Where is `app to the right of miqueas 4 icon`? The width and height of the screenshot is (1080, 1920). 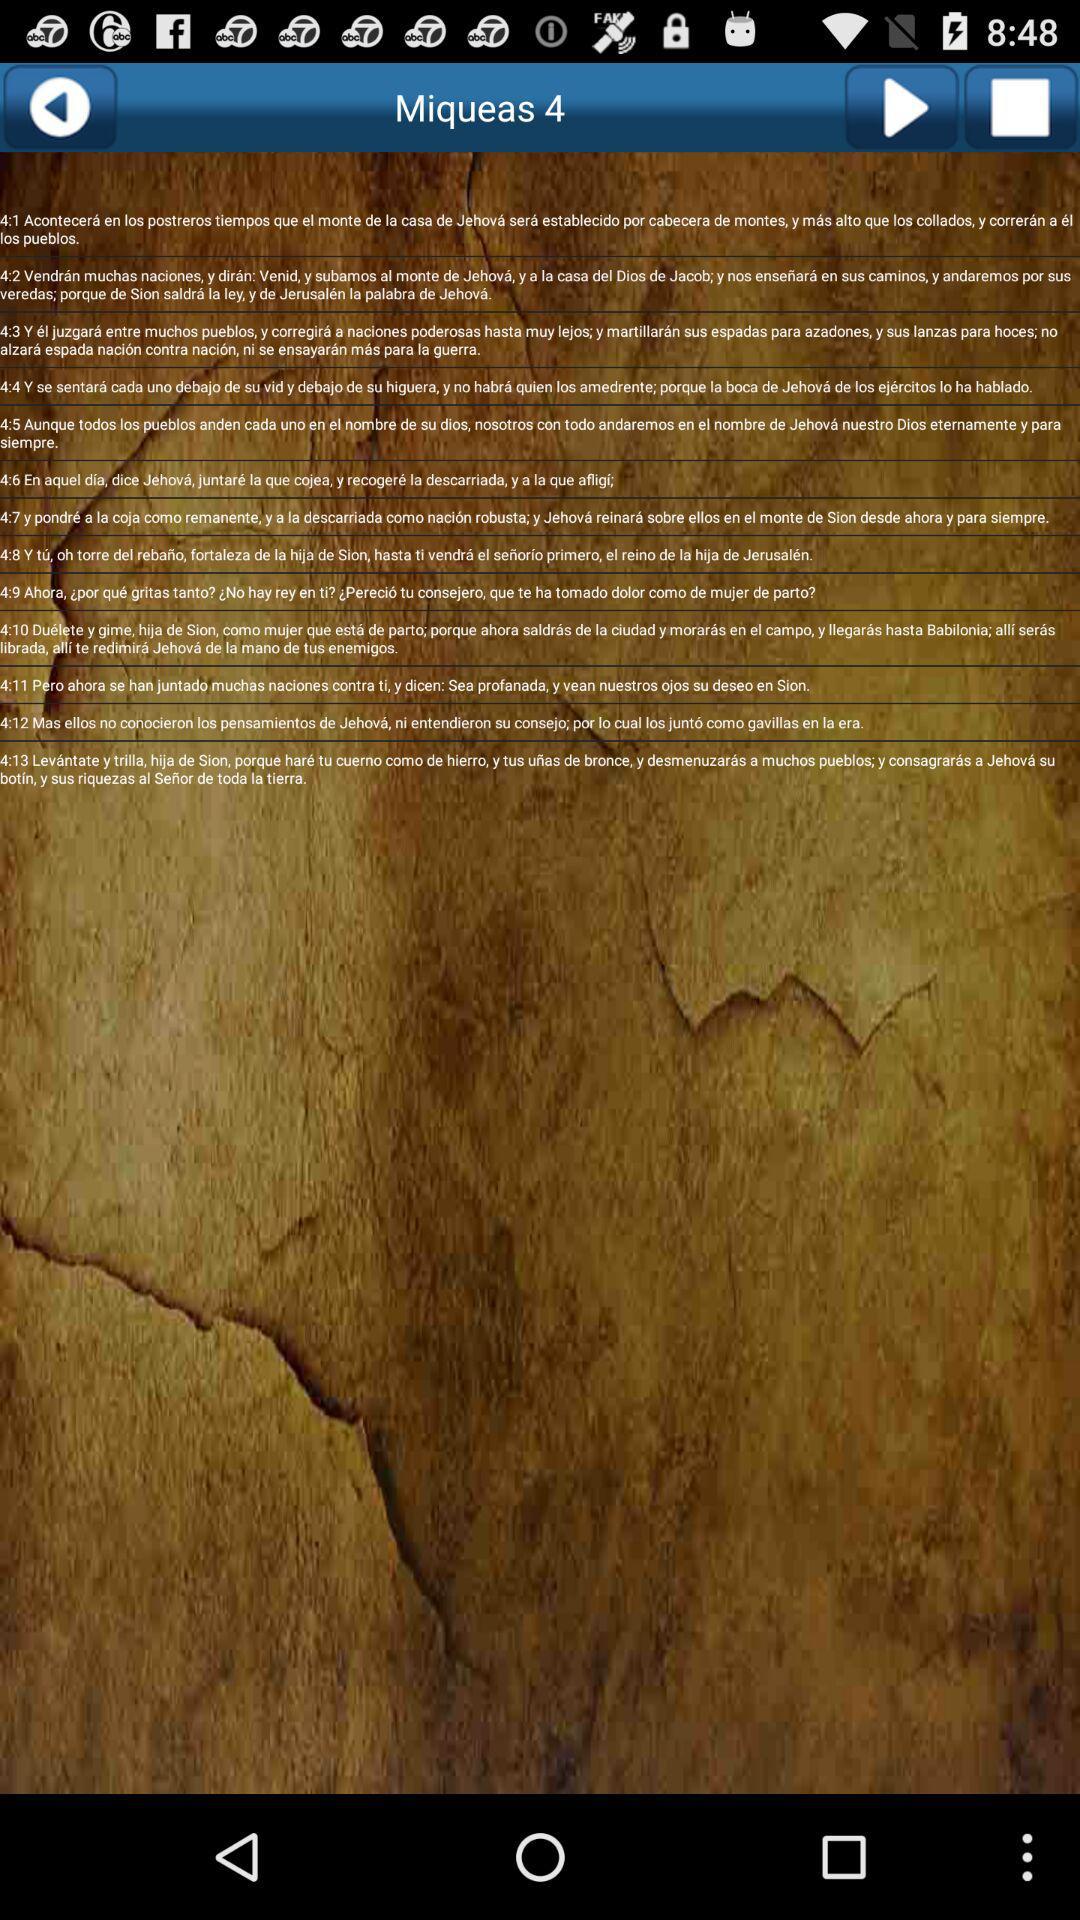
app to the right of miqueas 4 icon is located at coordinates (901, 106).